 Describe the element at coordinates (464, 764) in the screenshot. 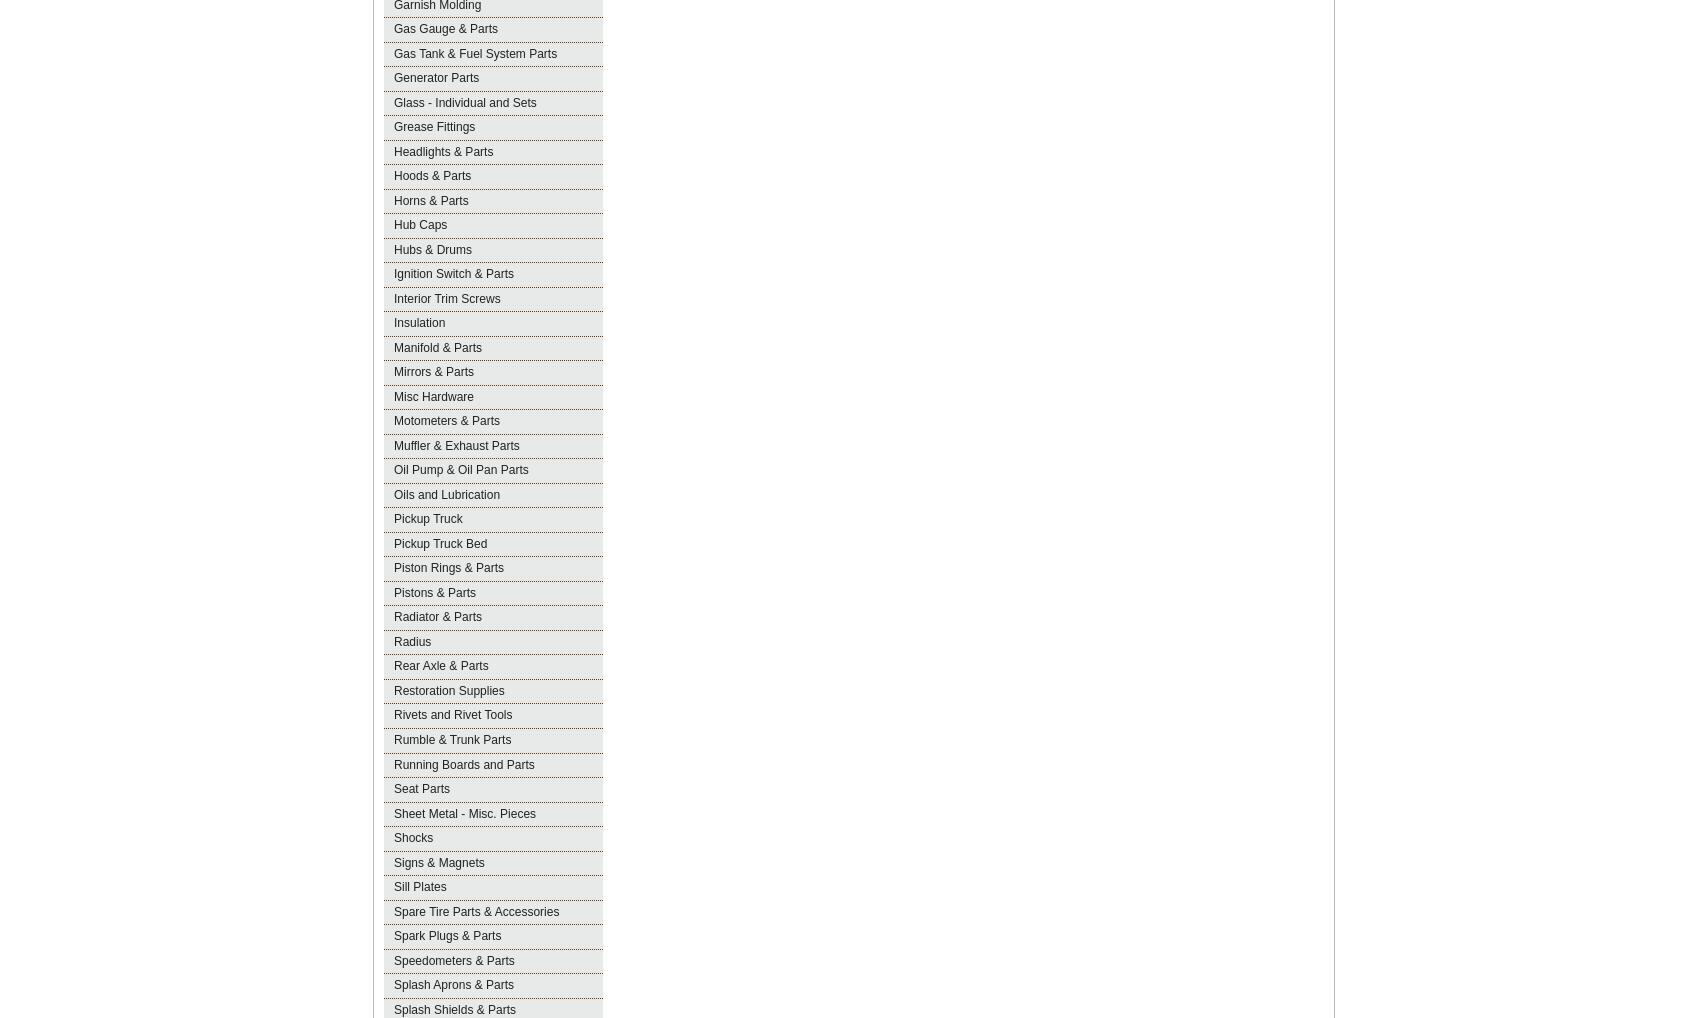

I see `'Running Boards and Parts'` at that location.